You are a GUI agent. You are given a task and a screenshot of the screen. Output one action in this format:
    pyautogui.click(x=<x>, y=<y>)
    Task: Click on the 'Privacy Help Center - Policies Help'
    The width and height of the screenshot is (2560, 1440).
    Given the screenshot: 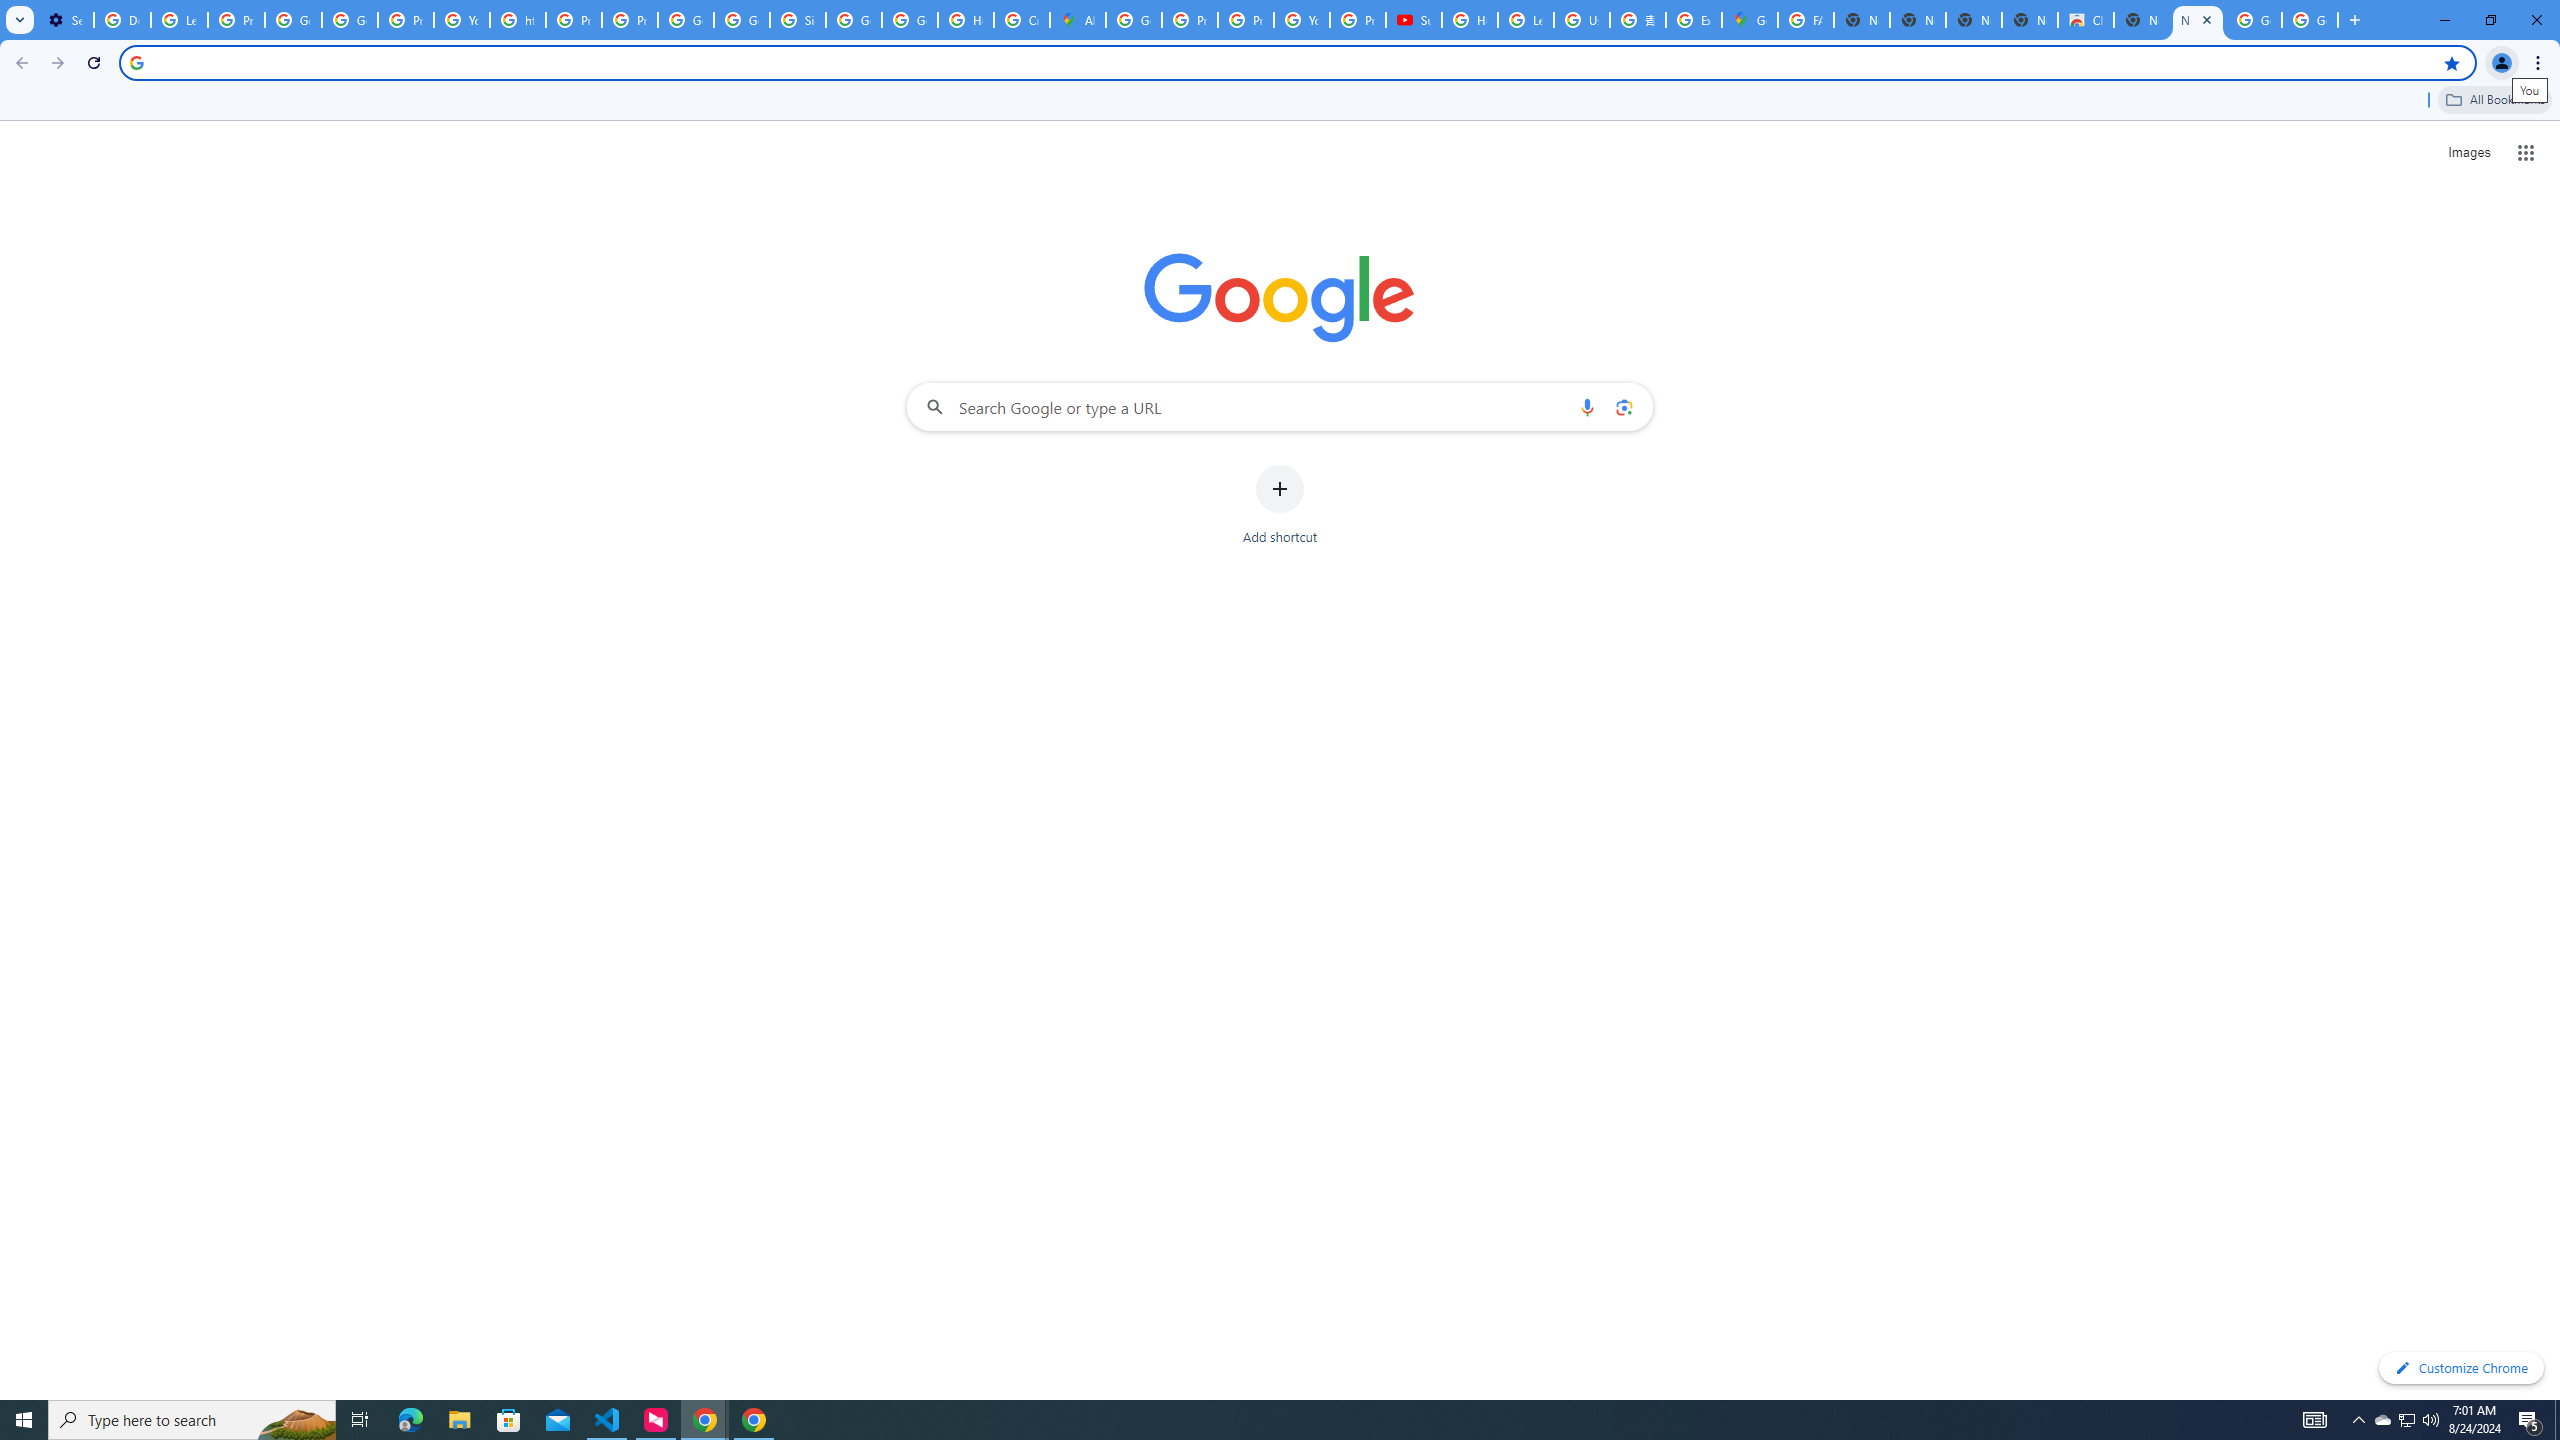 What is the action you would take?
    pyautogui.click(x=1189, y=19)
    